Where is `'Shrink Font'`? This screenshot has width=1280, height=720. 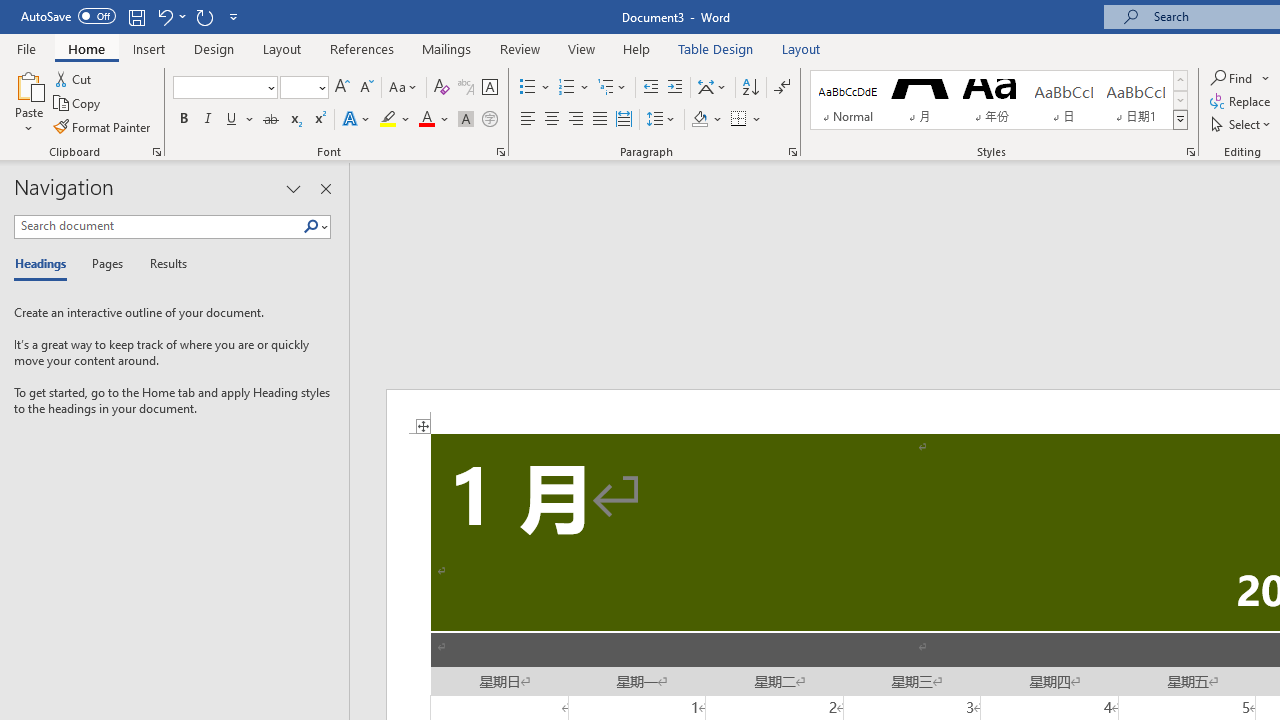
'Shrink Font' is located at coordinates (366, 86).